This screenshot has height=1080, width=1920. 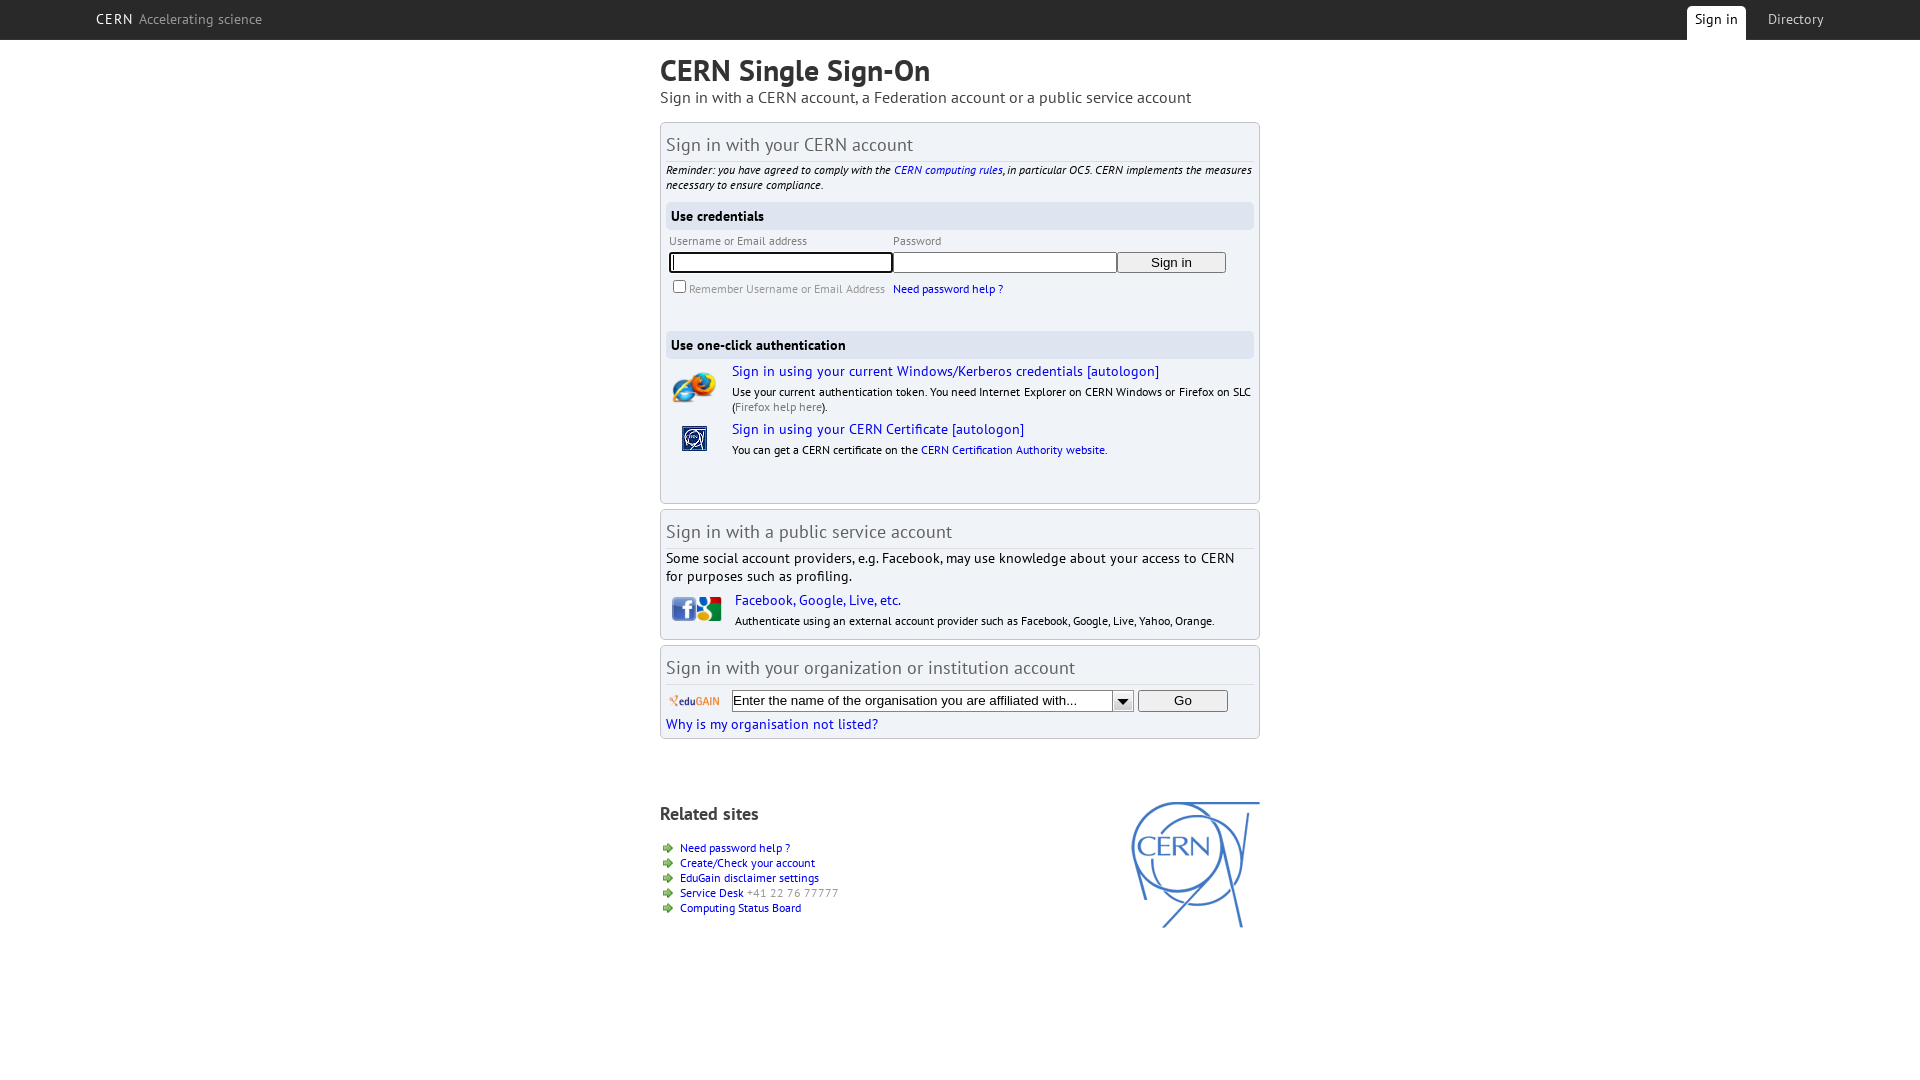 I want to click on '[show debug information]', so click(x=724, y=746).